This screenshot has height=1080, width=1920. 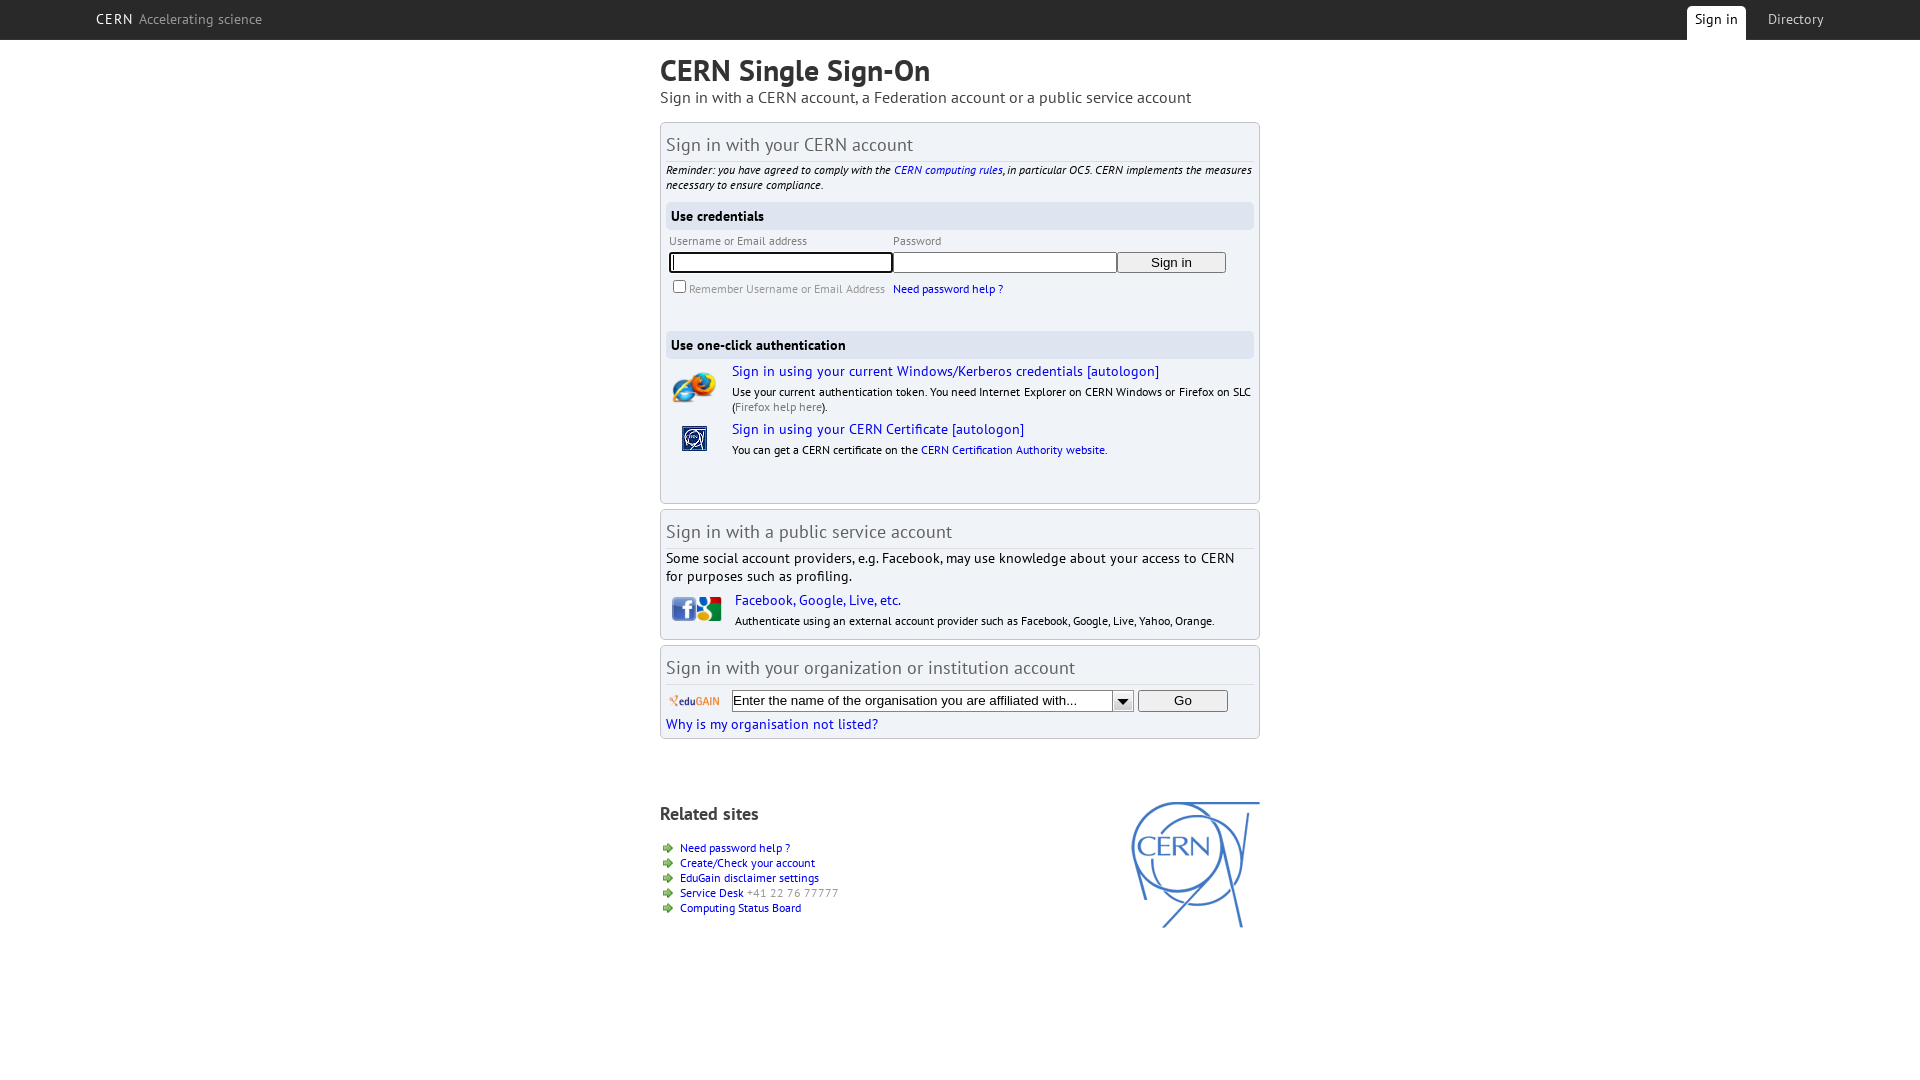 I want to click on '[show debug information]', so click(x=724, y=746).